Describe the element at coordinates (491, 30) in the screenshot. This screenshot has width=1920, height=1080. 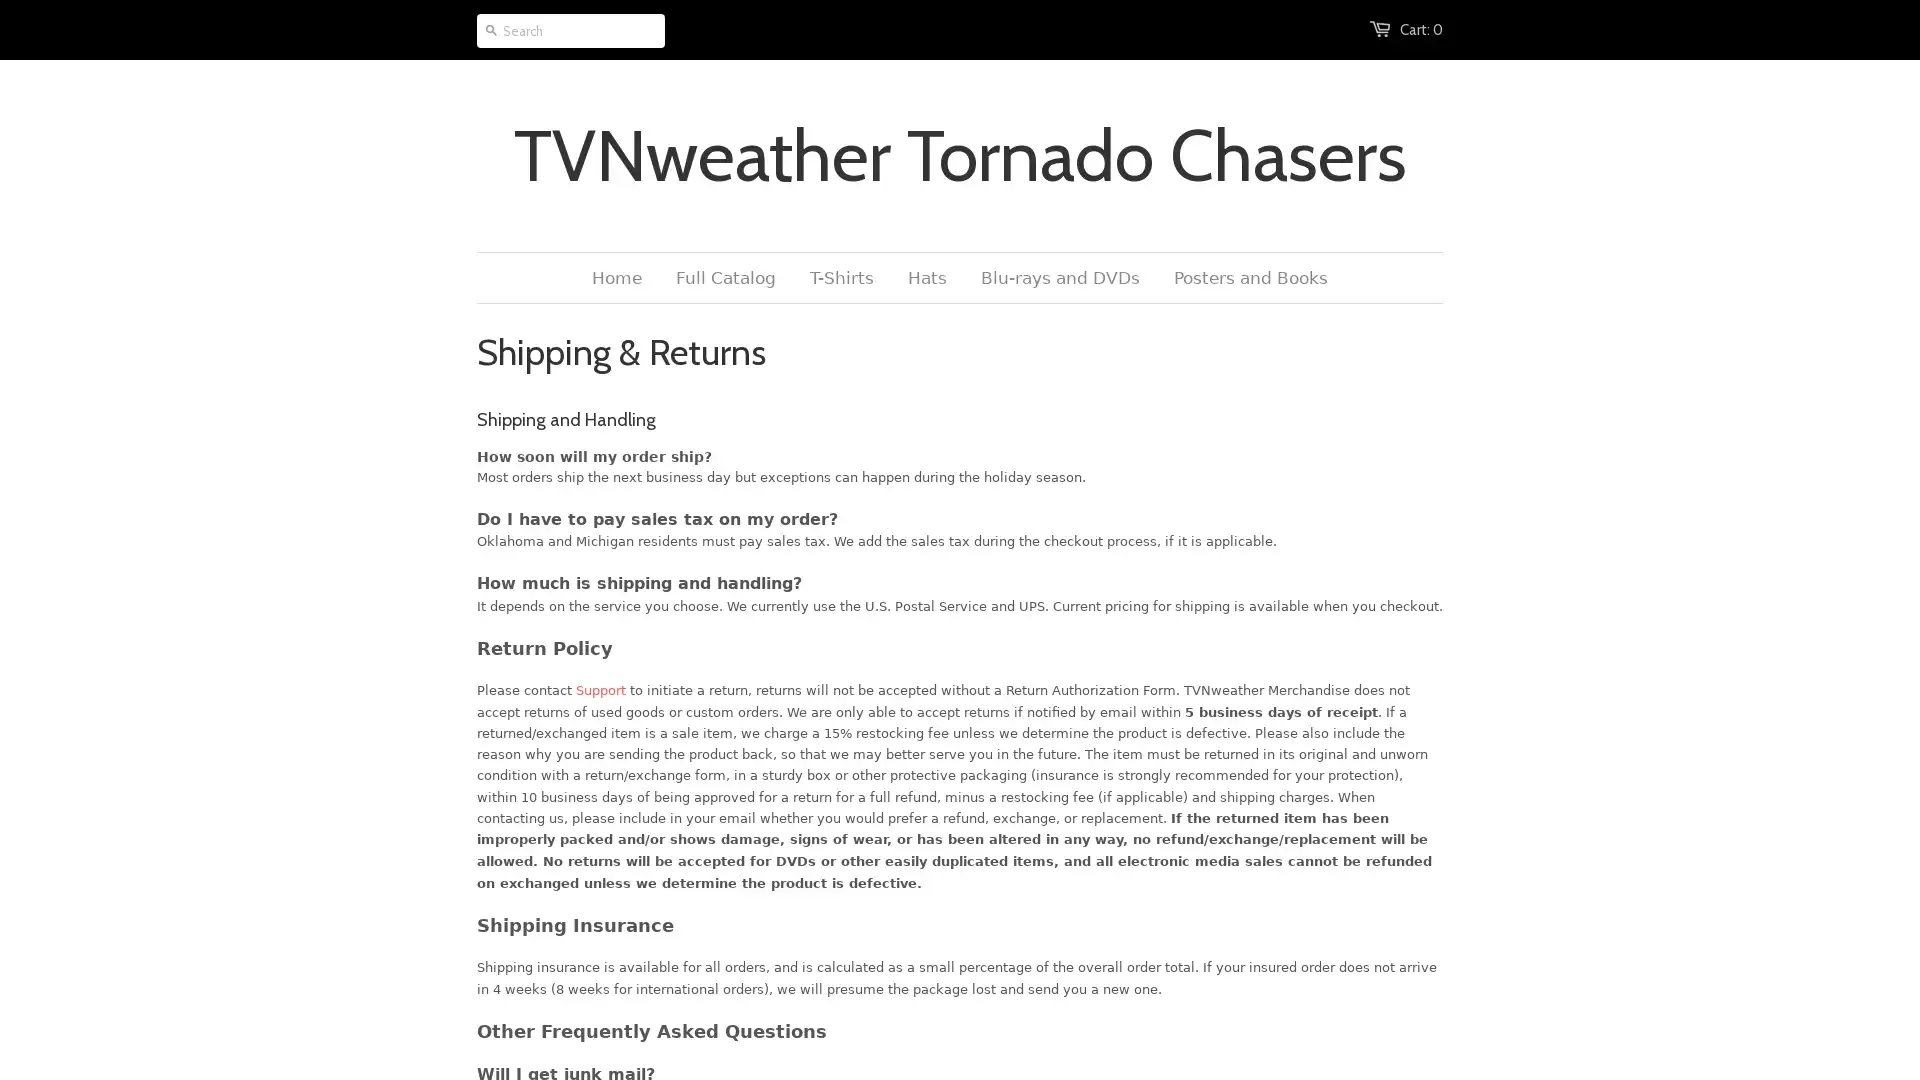
I see `Go` at that location.